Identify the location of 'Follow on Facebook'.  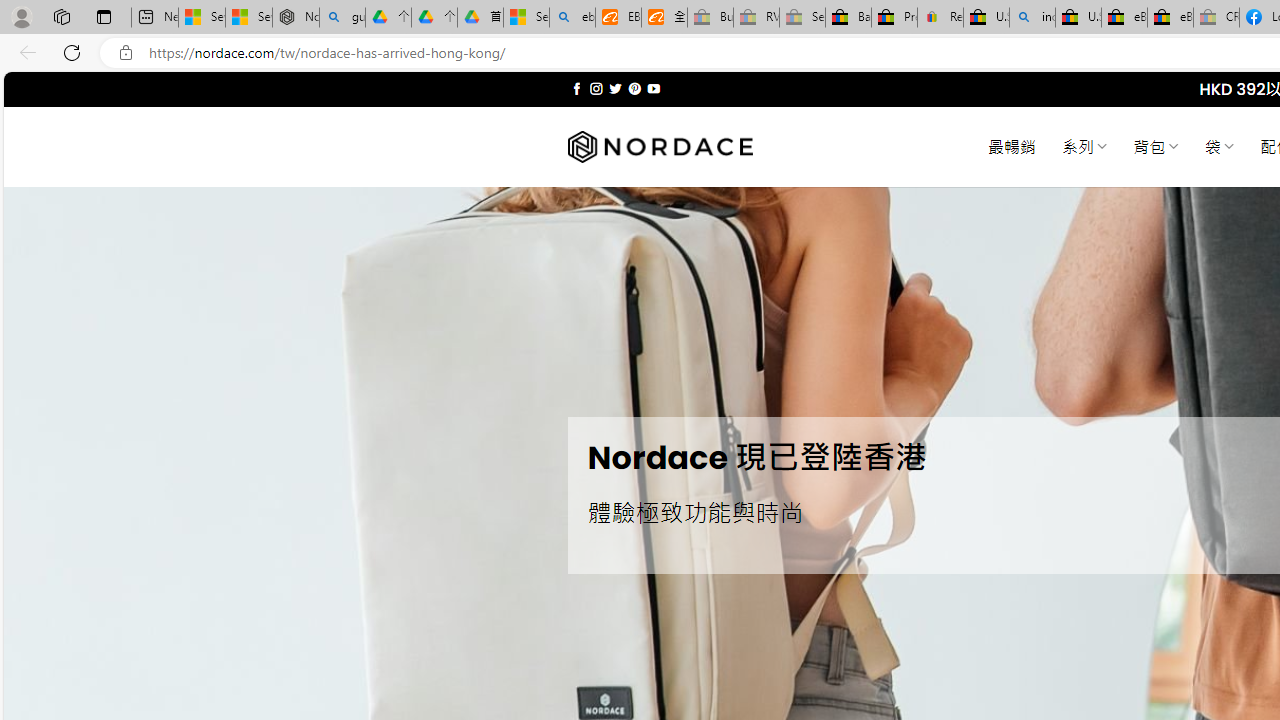
(576, 88).